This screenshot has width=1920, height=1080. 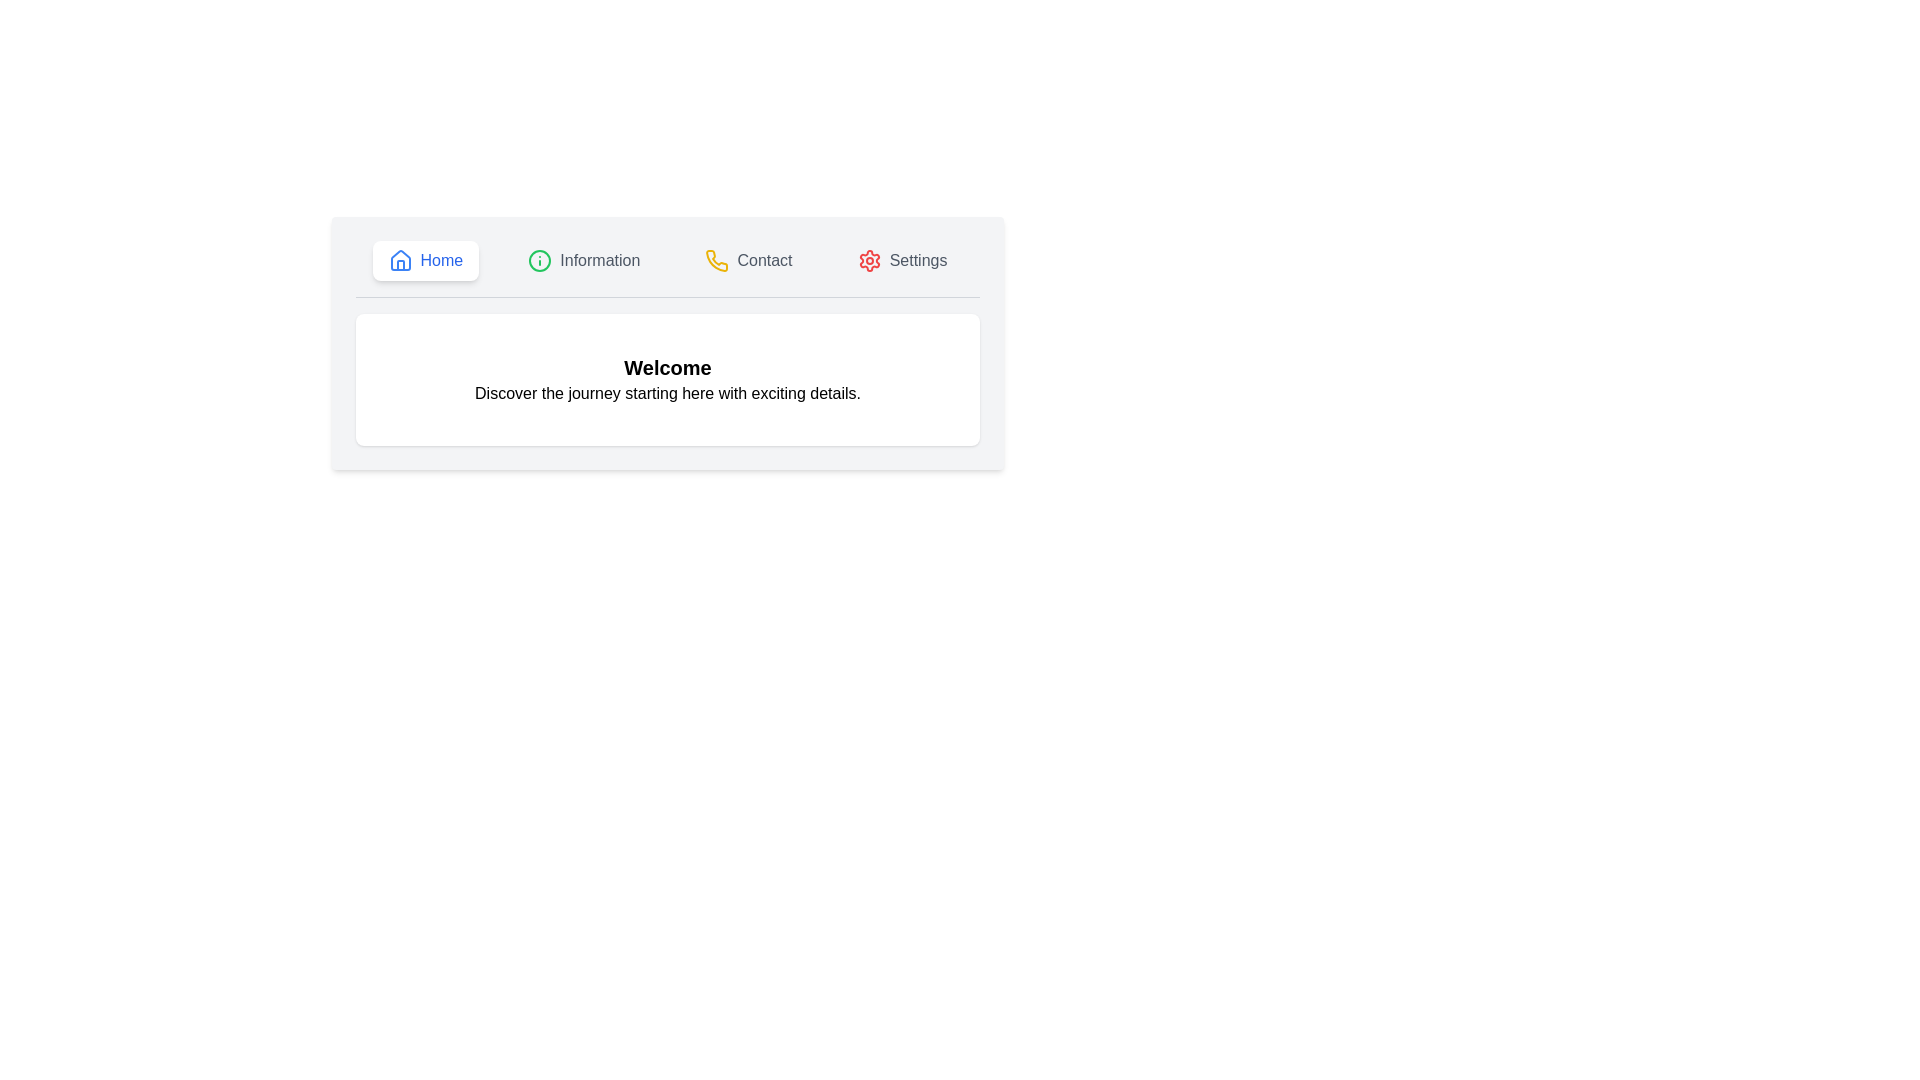 I want to click on the 'Information' button, which is a horizontally oriented button with an 'i' icon in a green circle and gray text, located between 'Home' and 'Contact' buttons, so click(x=583, y=260).